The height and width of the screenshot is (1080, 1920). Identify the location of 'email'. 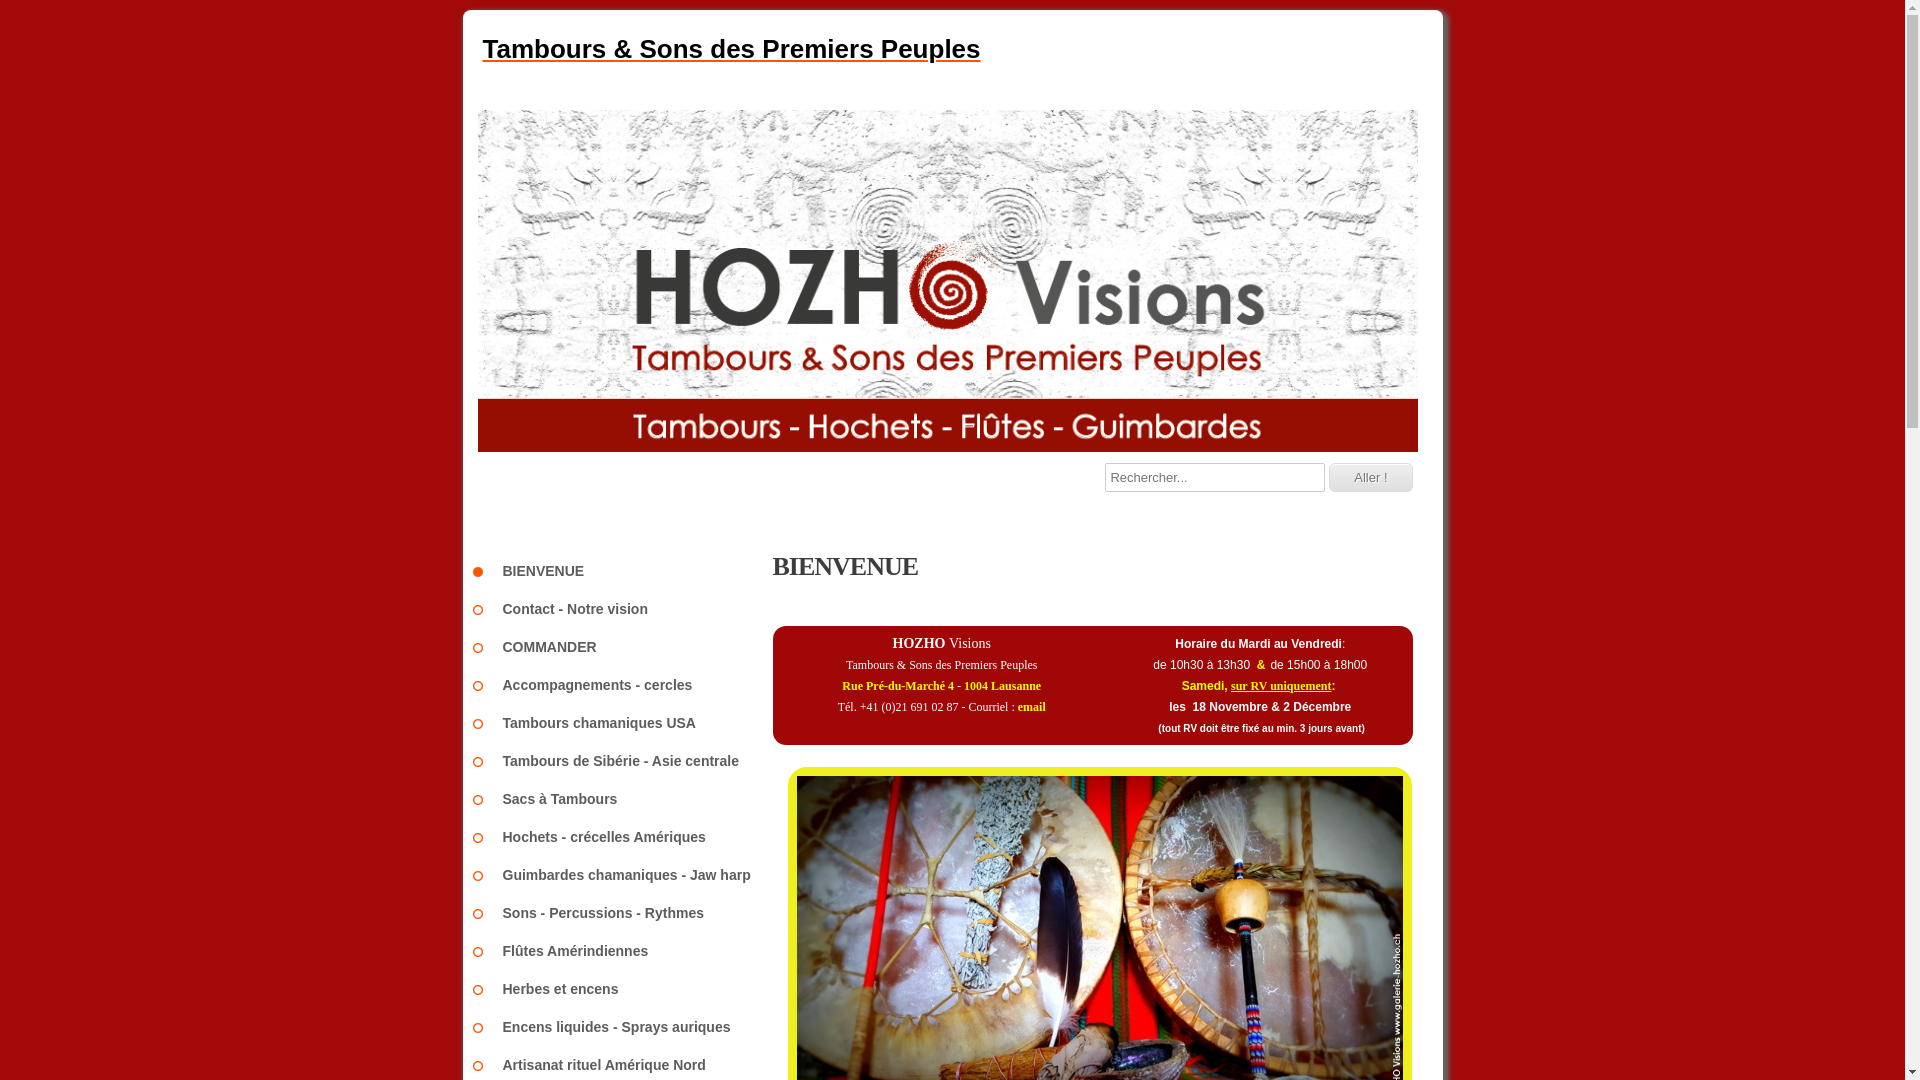
(1017, 705).